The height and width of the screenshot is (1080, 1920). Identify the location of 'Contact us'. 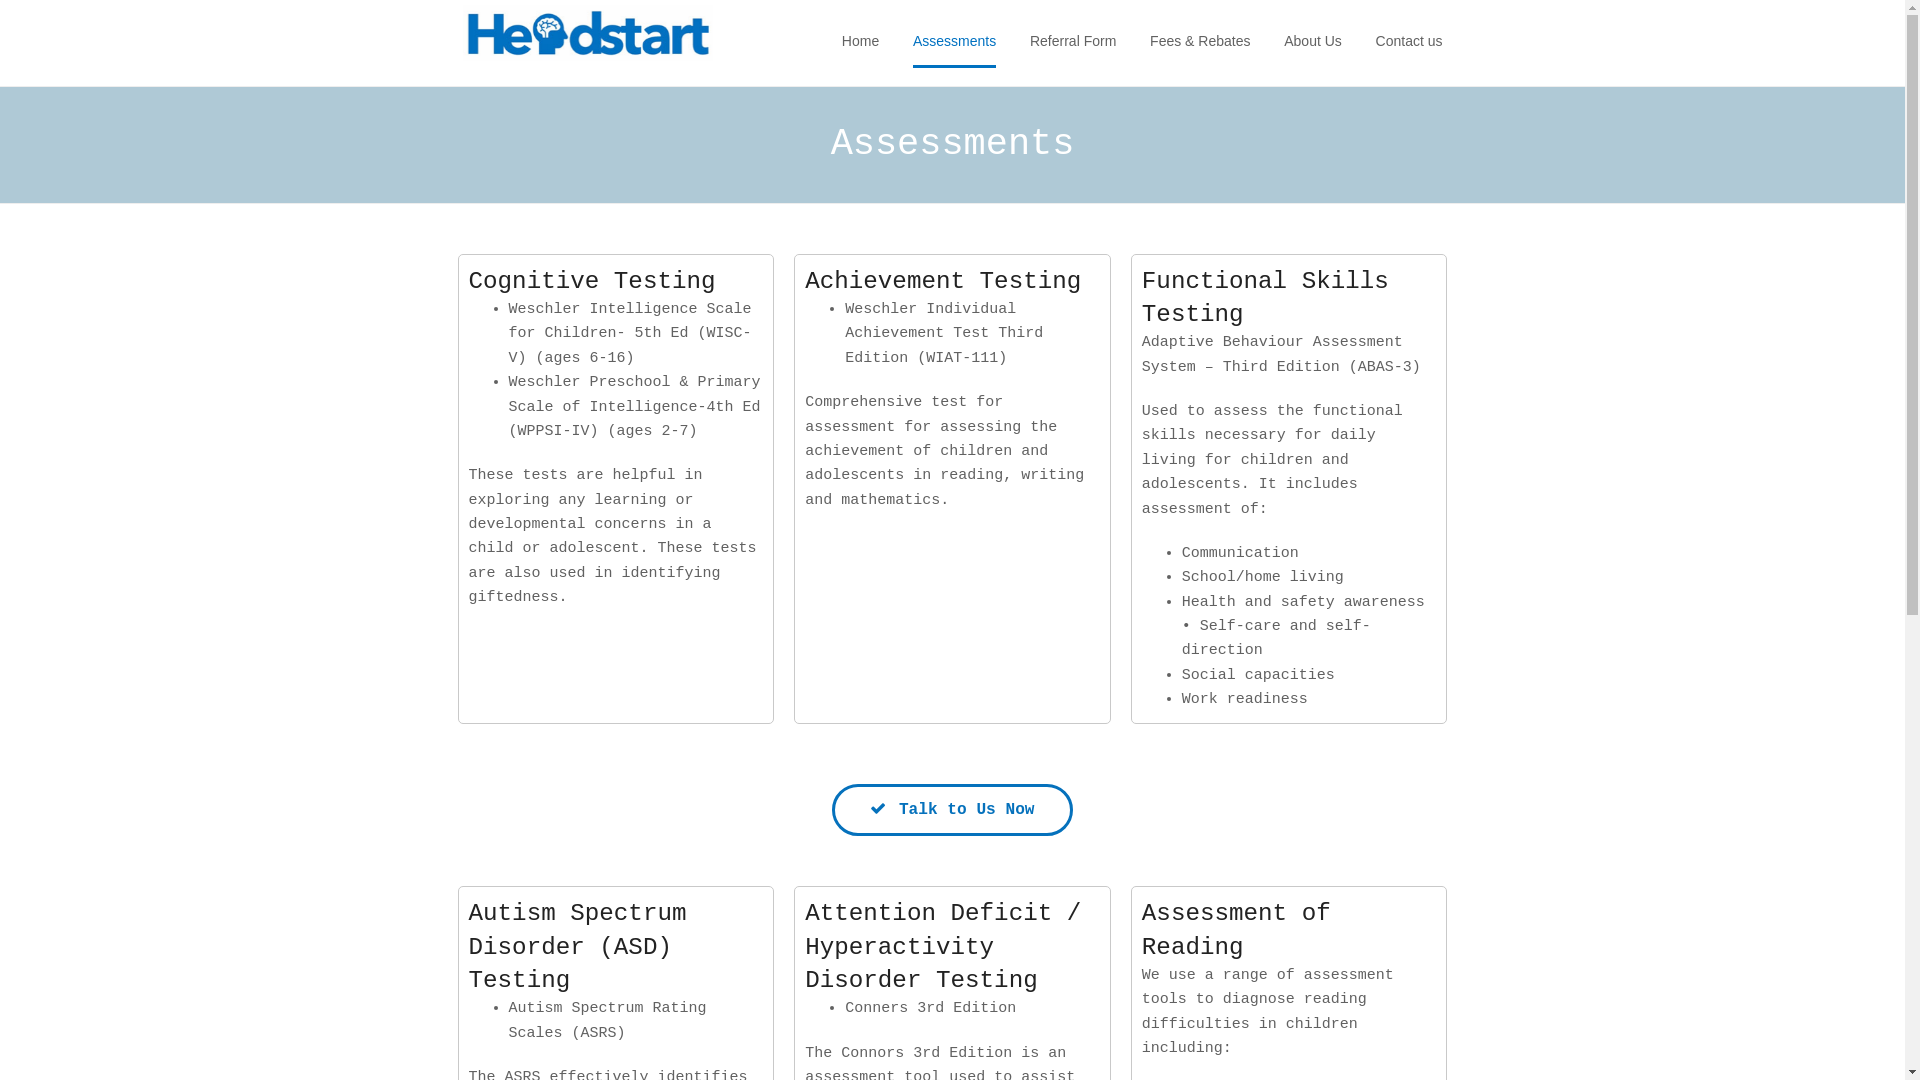
(1375, 42).